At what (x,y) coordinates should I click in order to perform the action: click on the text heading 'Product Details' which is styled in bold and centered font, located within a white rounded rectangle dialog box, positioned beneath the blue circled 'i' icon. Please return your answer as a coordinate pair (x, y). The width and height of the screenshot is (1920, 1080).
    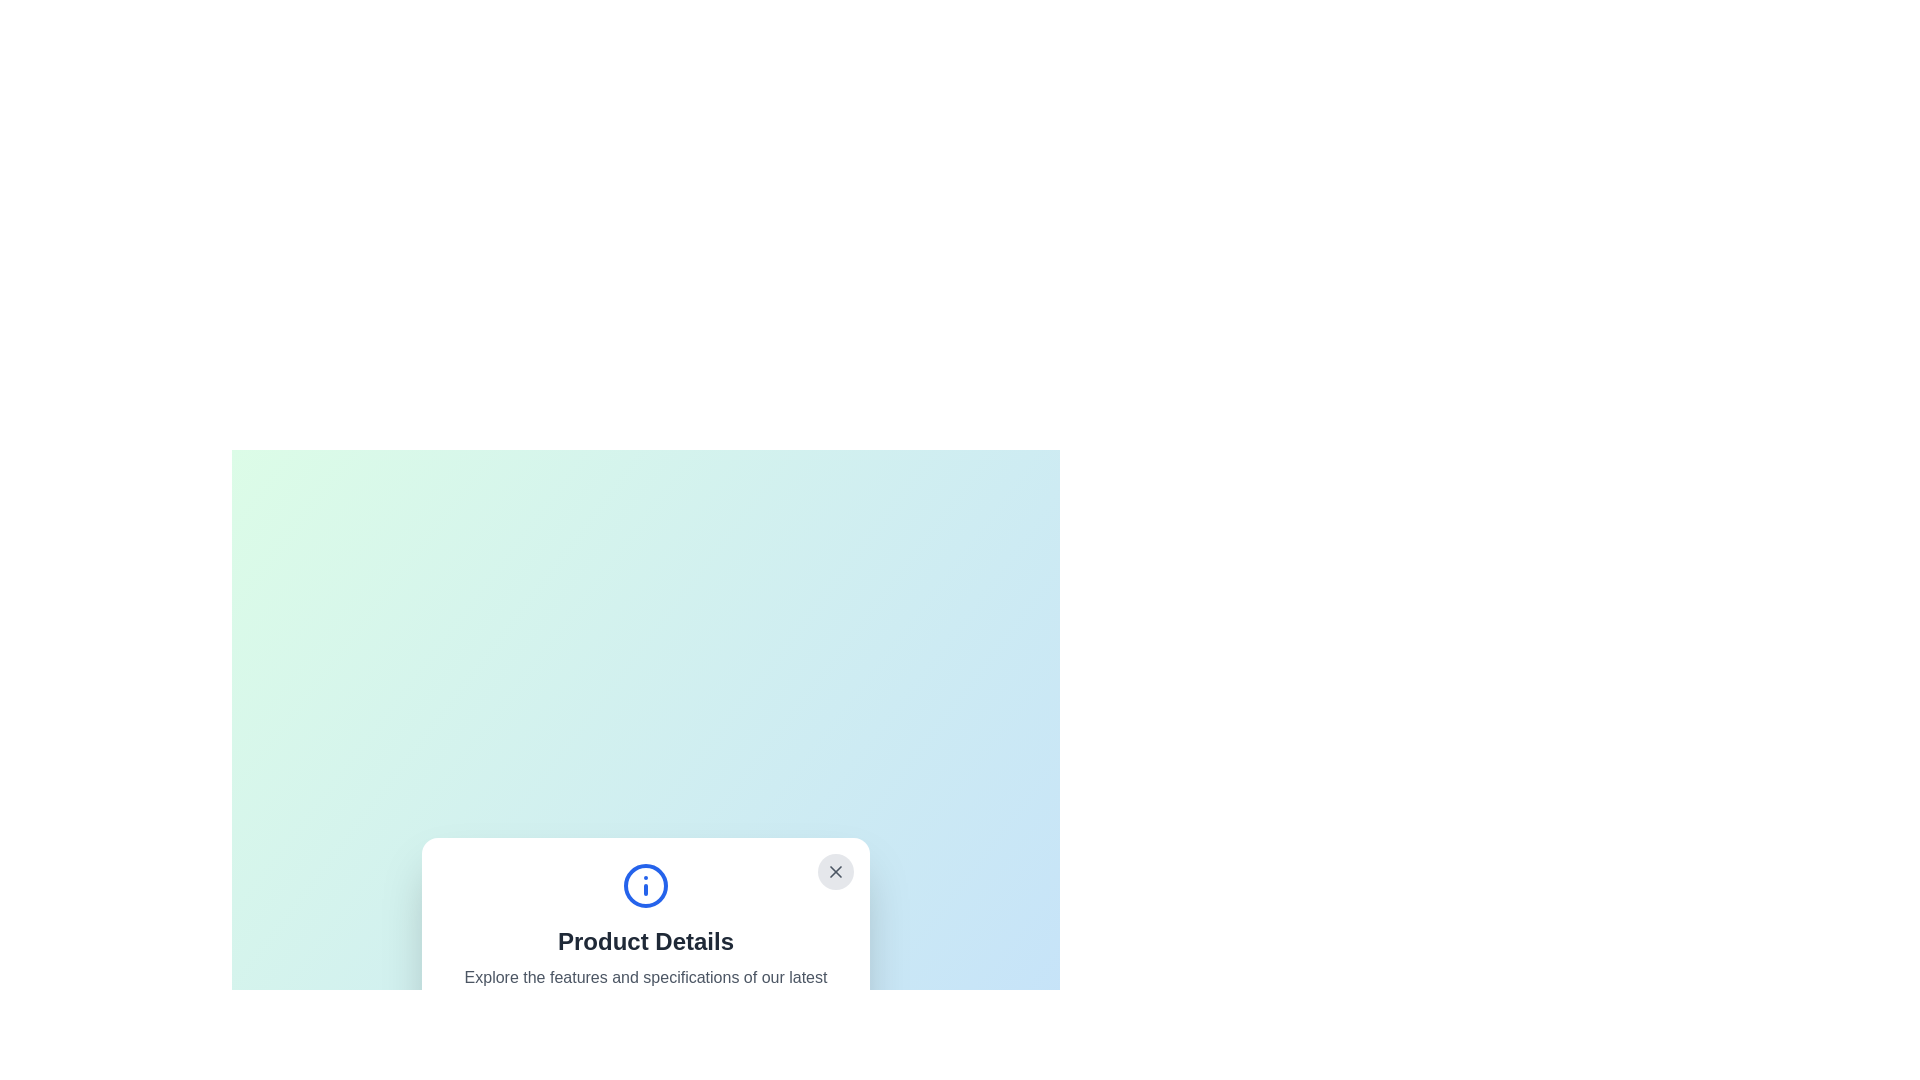
    Looking at the image, I should click on (646, 941).